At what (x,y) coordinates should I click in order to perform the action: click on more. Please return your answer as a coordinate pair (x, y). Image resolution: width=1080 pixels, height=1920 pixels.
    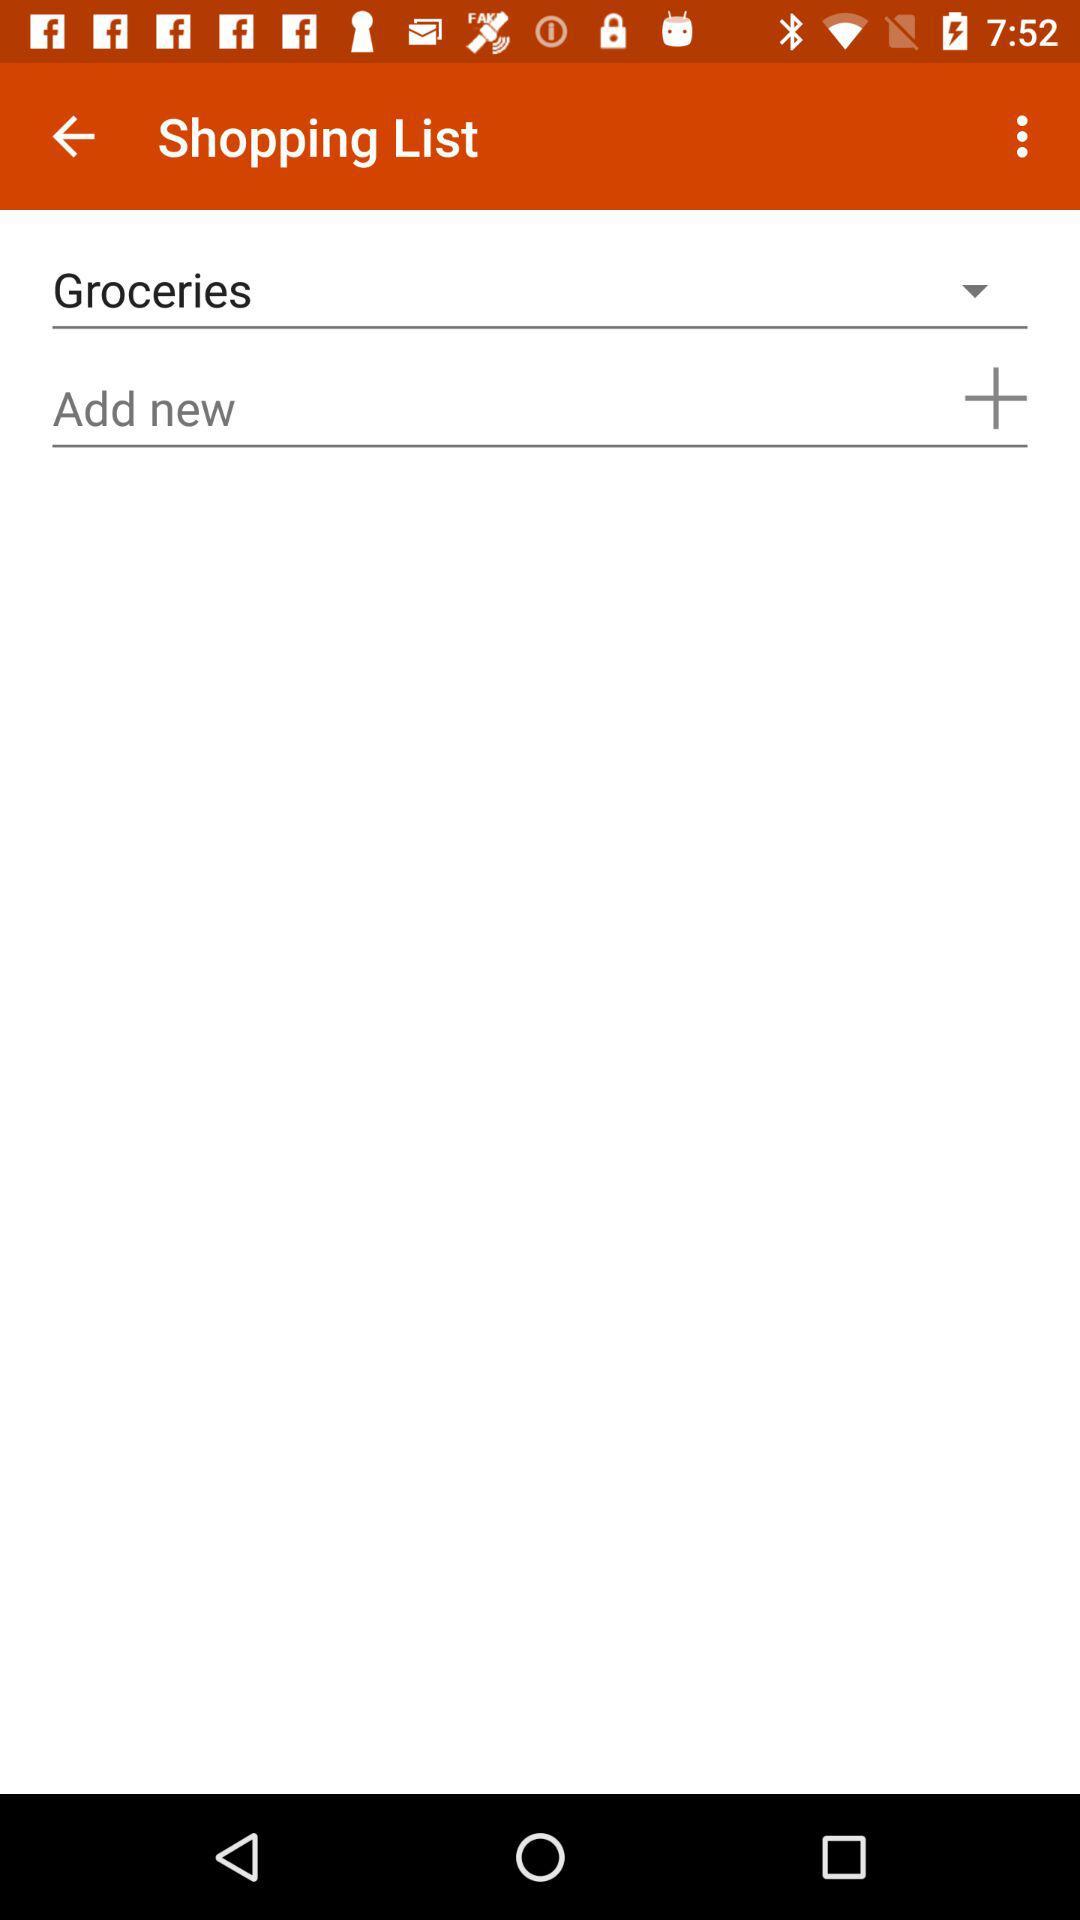
    Looking at the image, I should click on (995, 398).